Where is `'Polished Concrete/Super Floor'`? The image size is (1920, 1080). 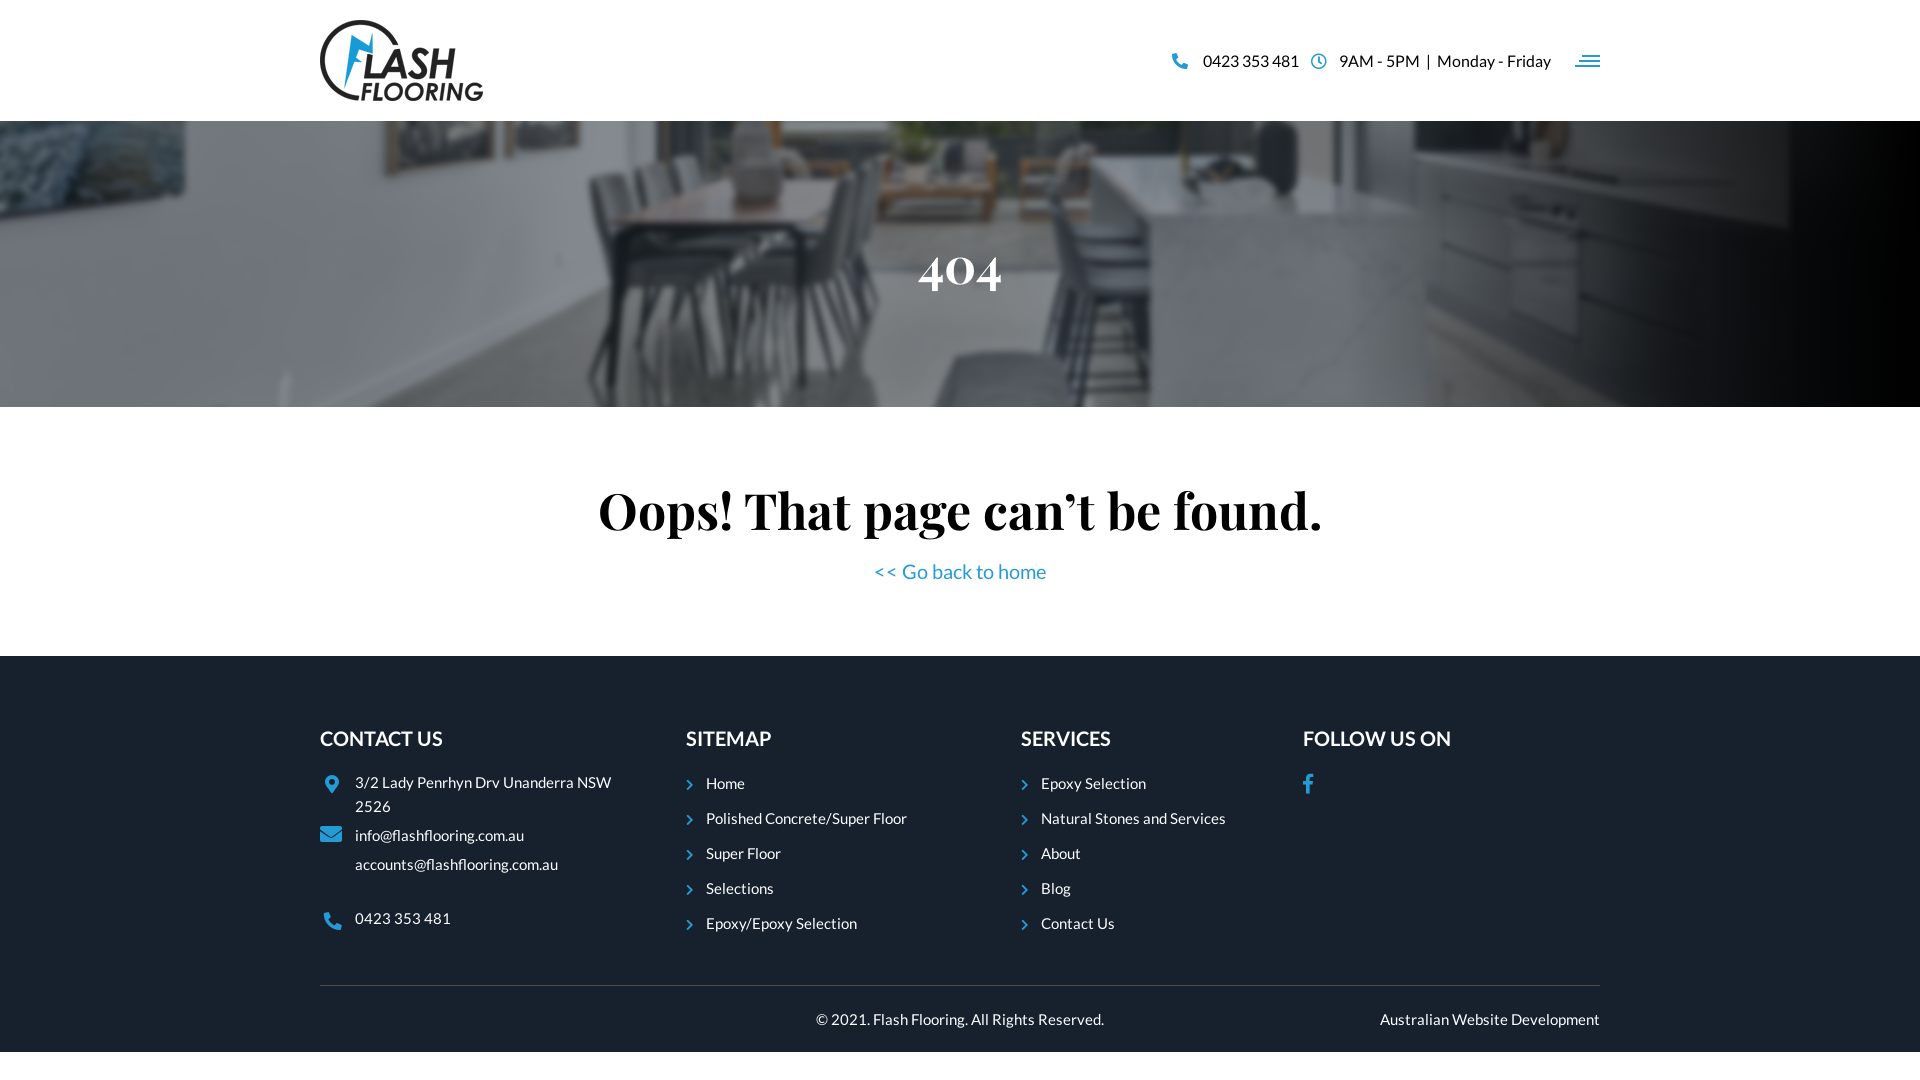 'Polished Concrete/Super Floor' is located at coordinates (806, 817).